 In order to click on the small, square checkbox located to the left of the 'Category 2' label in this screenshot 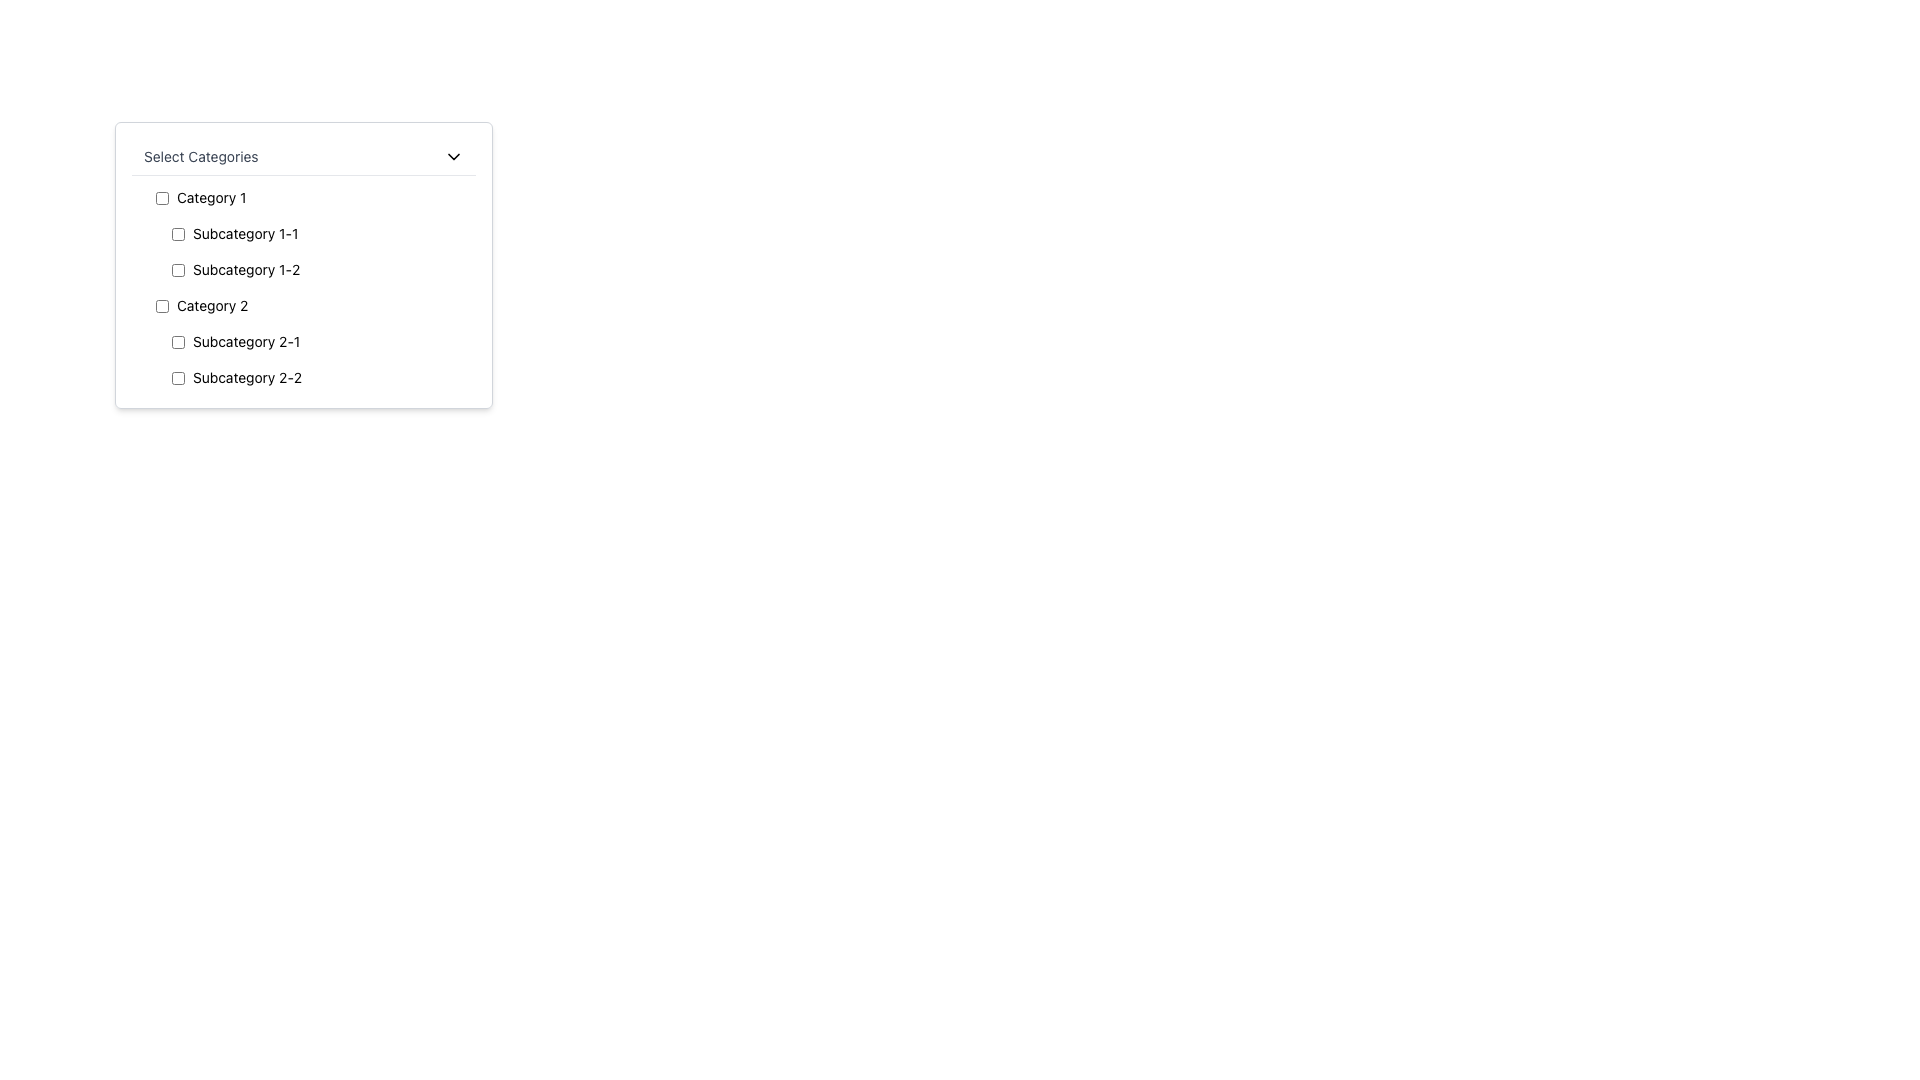, I will do `click(162, 305)`.